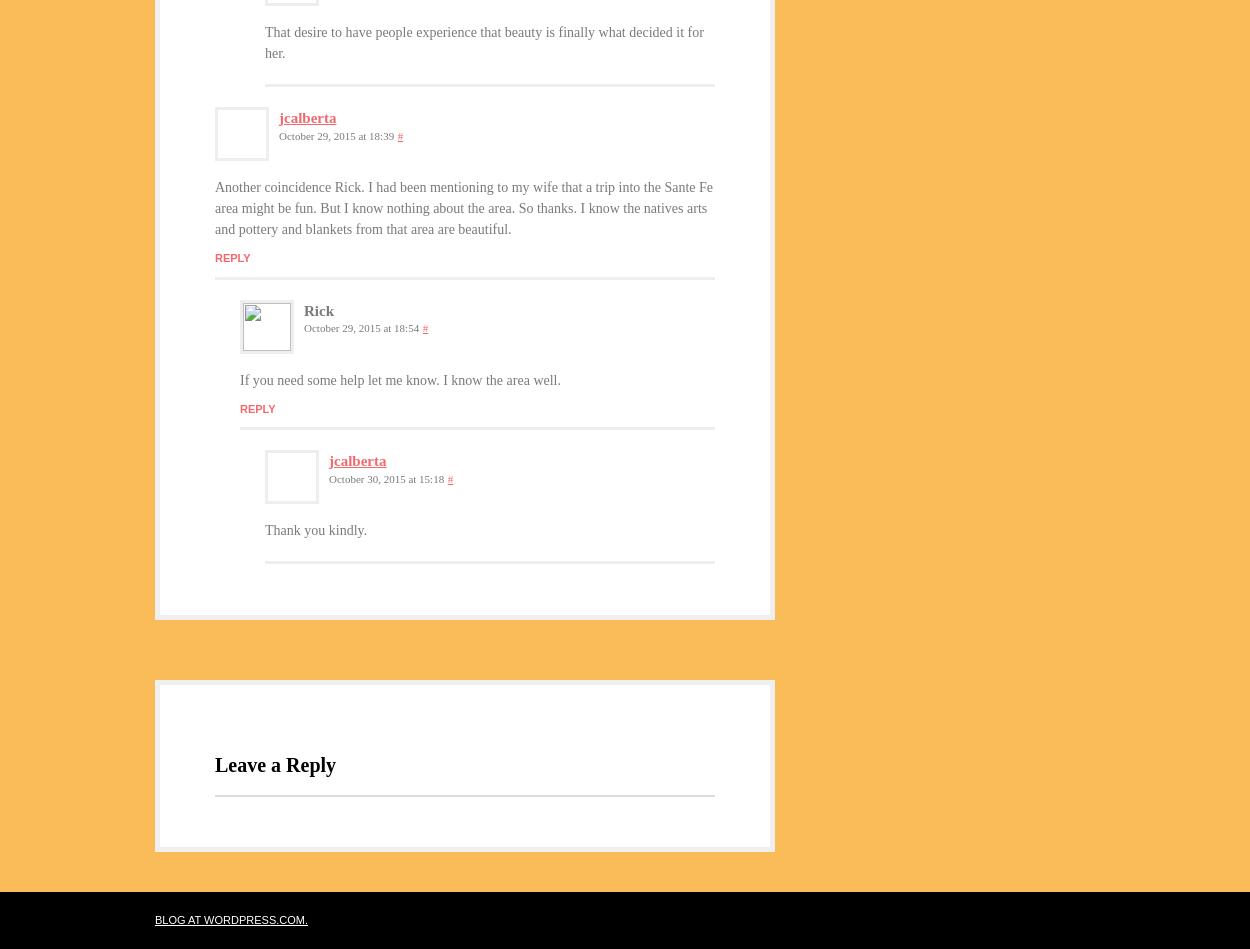  What do you see at coordinates (155, 918) in the screenshot?
I see `'Blog at WordPress.com.'` at bounding box center [155, 918].